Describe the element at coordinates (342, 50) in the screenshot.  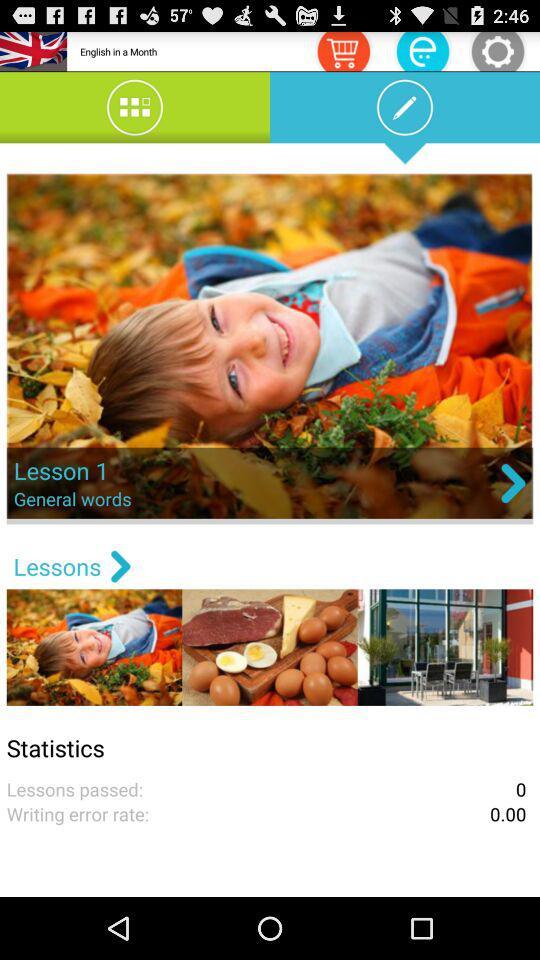
I see `cart` at that location.